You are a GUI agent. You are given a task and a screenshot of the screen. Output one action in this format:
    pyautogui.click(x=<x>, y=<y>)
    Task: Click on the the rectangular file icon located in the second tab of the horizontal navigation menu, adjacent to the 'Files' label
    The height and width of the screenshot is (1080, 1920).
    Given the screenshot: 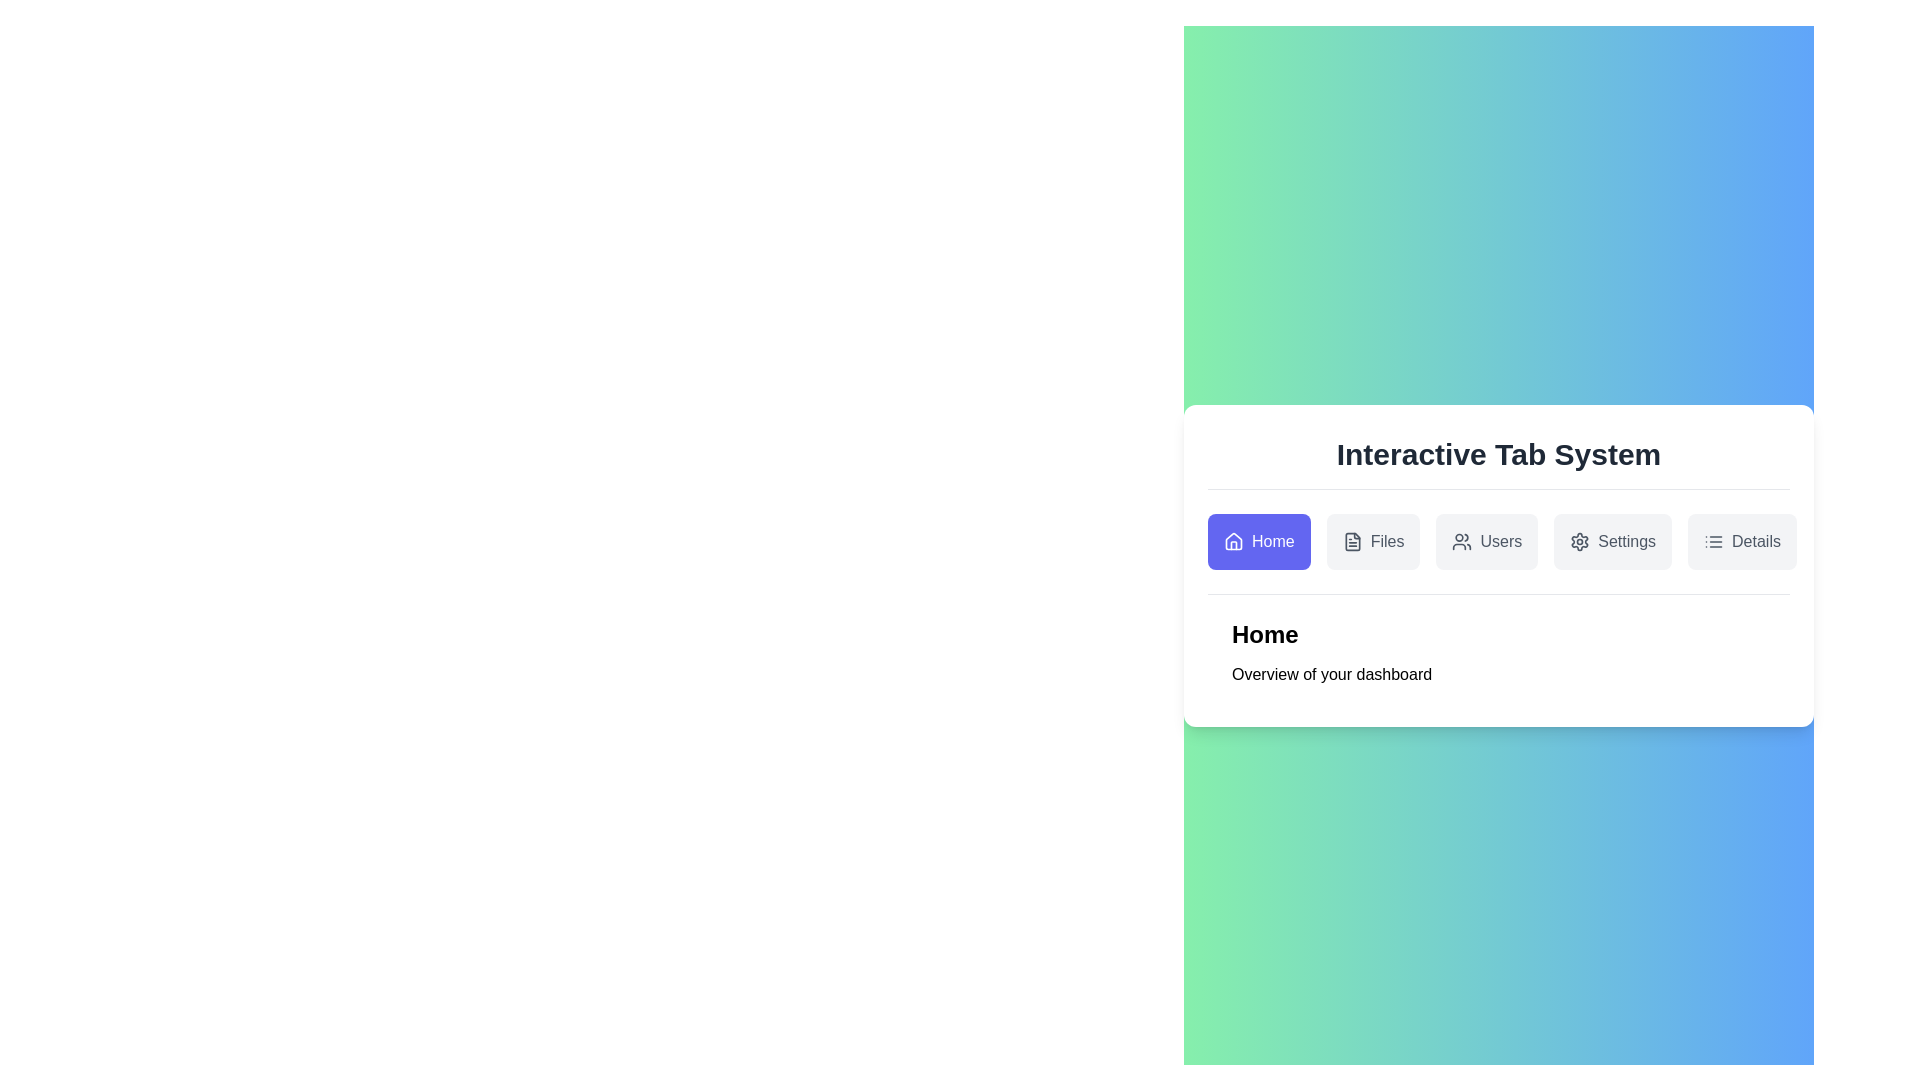 What is the action you would take?
    pyautogui.click(x=1352, y=542)
    